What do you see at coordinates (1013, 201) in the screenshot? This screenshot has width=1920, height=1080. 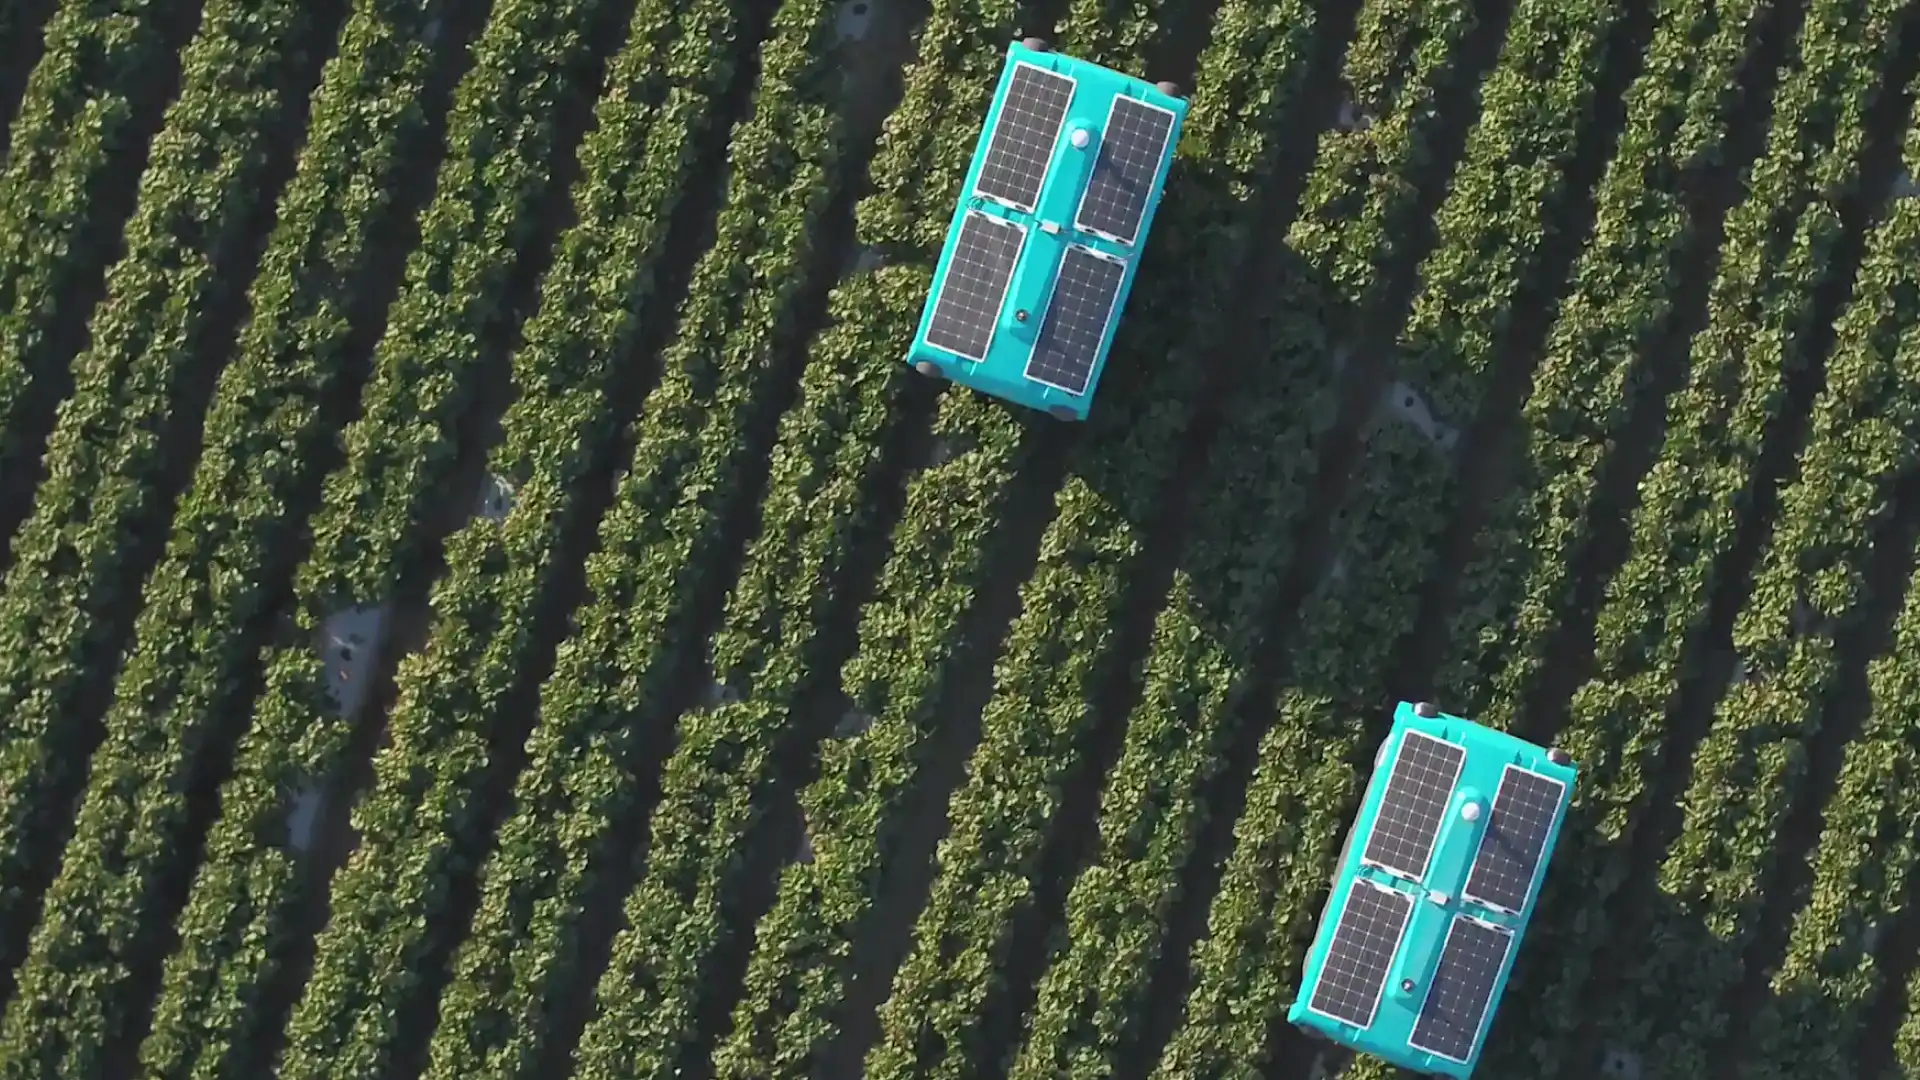 I see `No ordinary ride The Self-Driving Car team completes the worlds first fully self-driving ride on public roads in Austin, TX  no steering wheel, pedals, or test drivers involved. Steve Mahan, the former CEO of the Santa Clara Valley Blind Center, is the inaugural passenger.` at bounding box center [1013, 201].